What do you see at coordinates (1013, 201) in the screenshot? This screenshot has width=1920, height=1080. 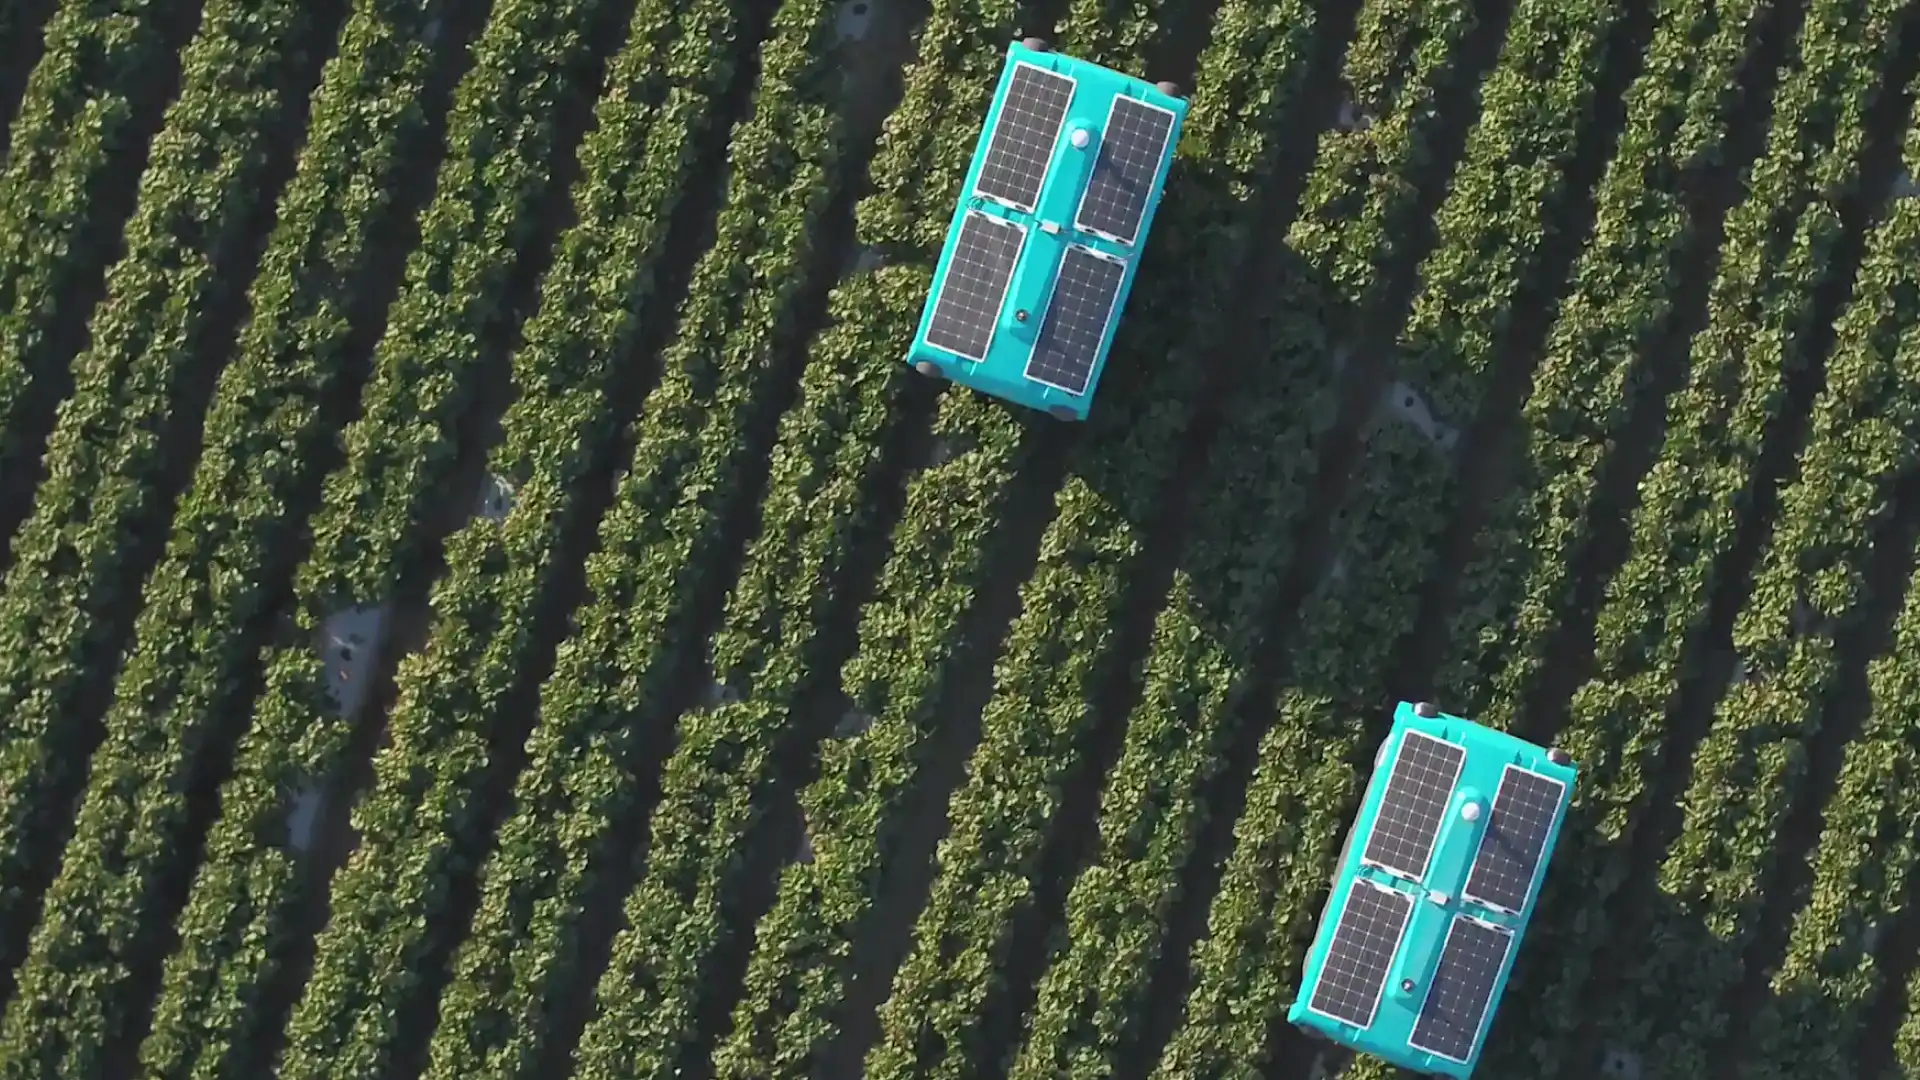 I see `No ordinary ride The Self-Driving Car team completes the worlds first fully self-driving ride on public roads in Austin, TX  no steering wheel, pedals, or test drivers involved. Steve Mahan, the former CEO of the Santa Clara Valley Blind Center, is the inaugural passenger.` at bounding box center [1013, 201].